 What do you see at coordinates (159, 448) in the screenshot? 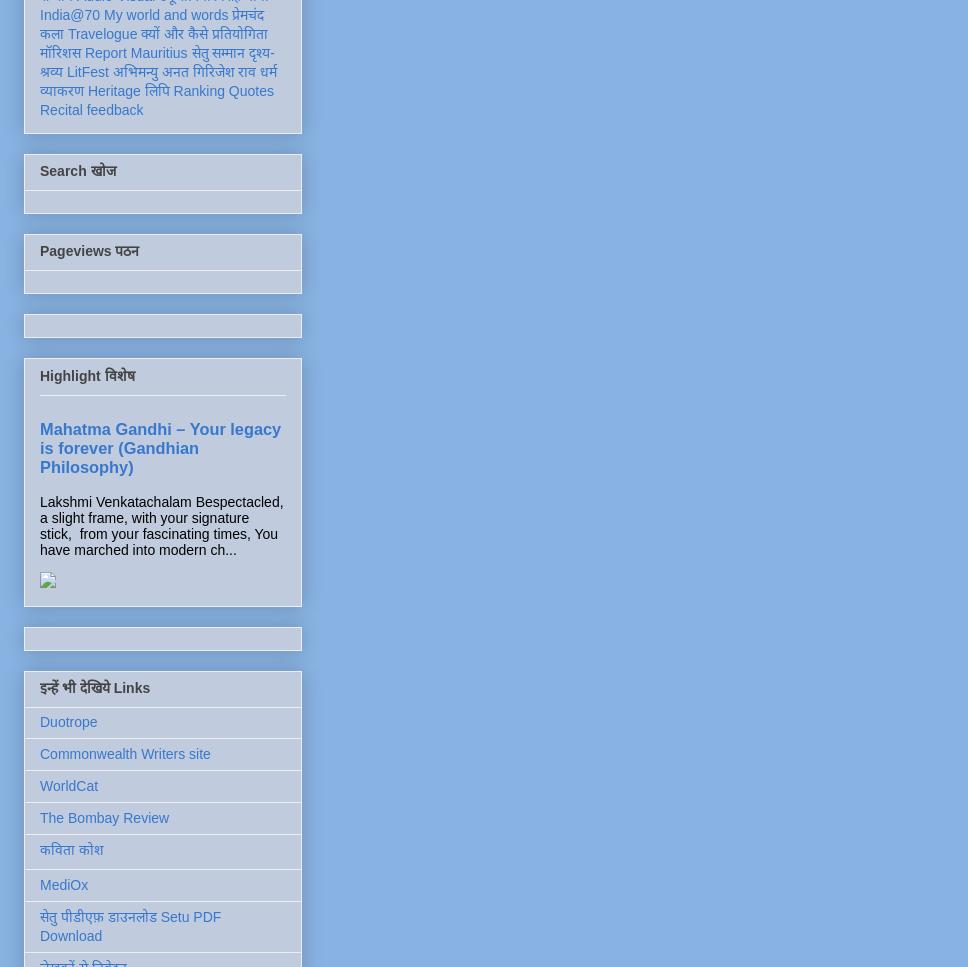
I see `'Mahatma Gandhi – Your legacy is forever (Gandhian Philosophy)'` at bounding box center [159, 448].